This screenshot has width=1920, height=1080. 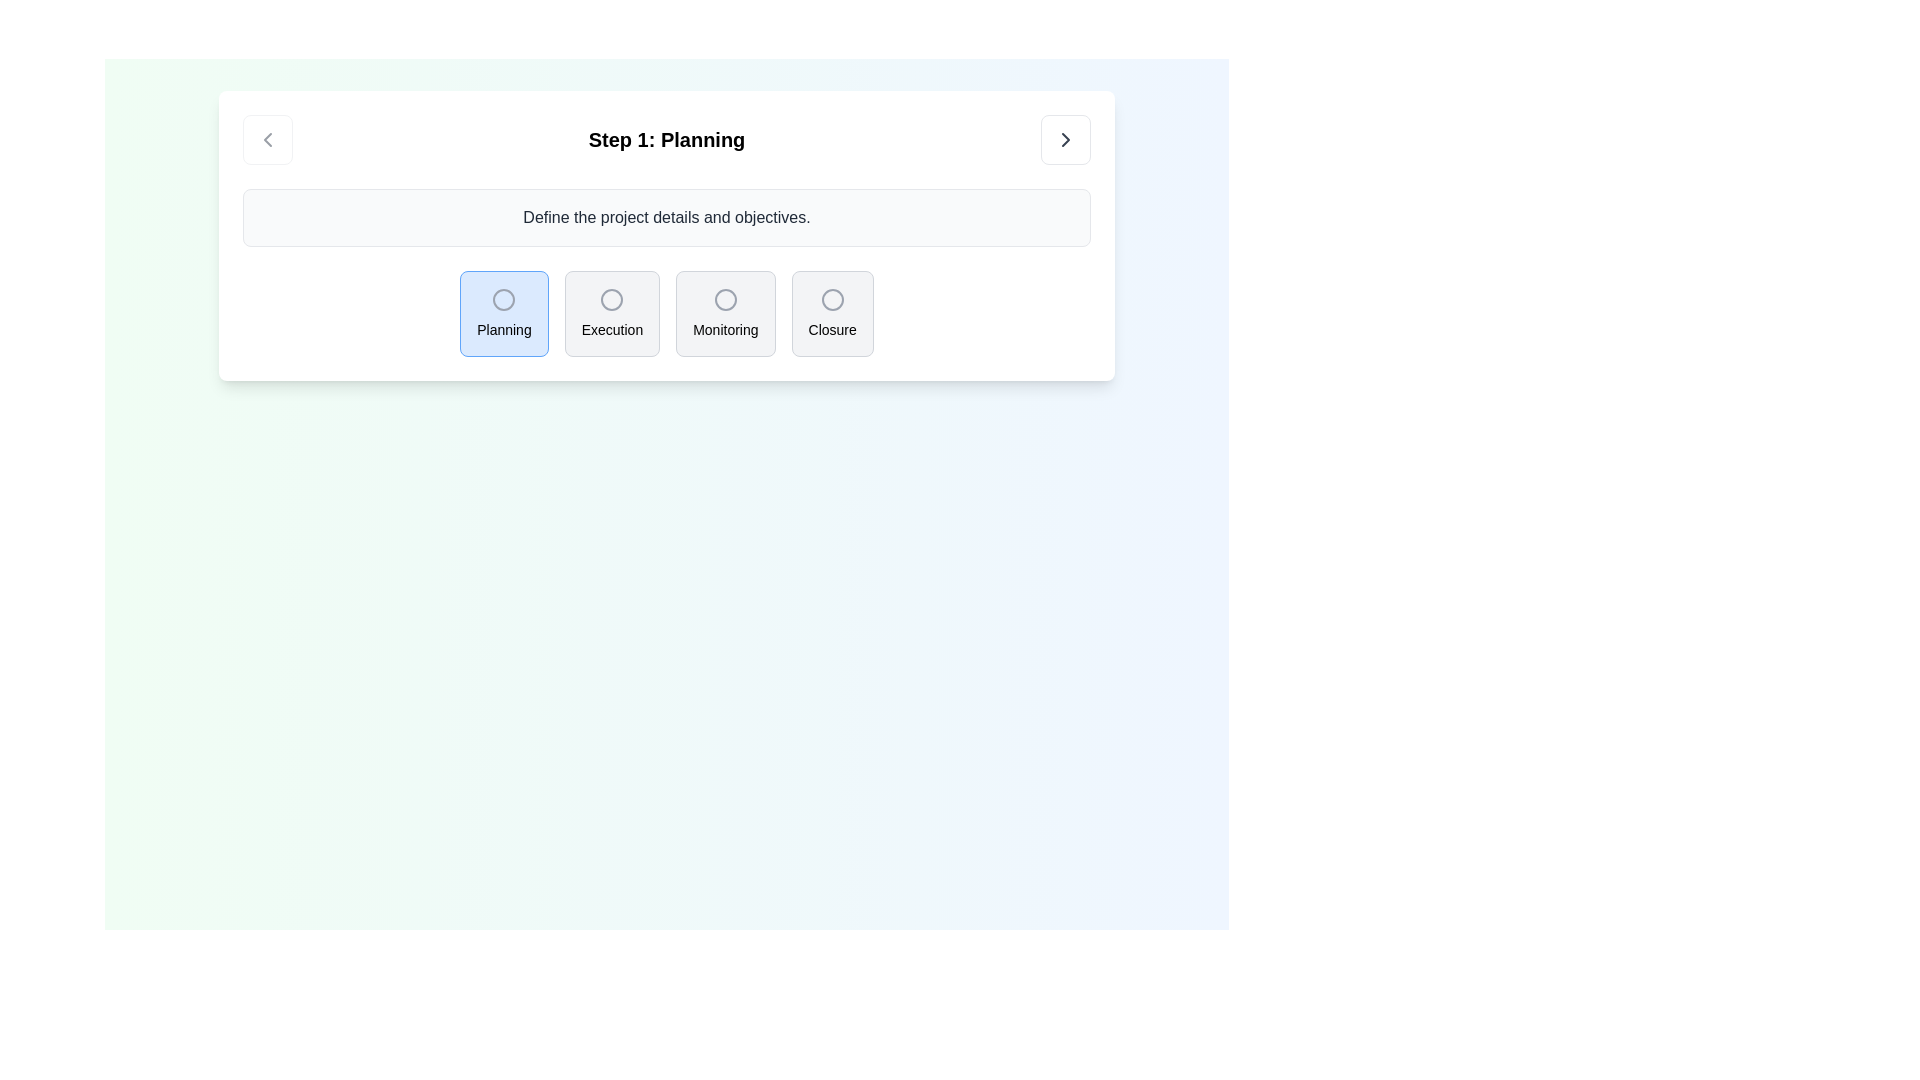 I want to click on the 'Monitoring' button in the project workflow, so click(x=724, y=313).